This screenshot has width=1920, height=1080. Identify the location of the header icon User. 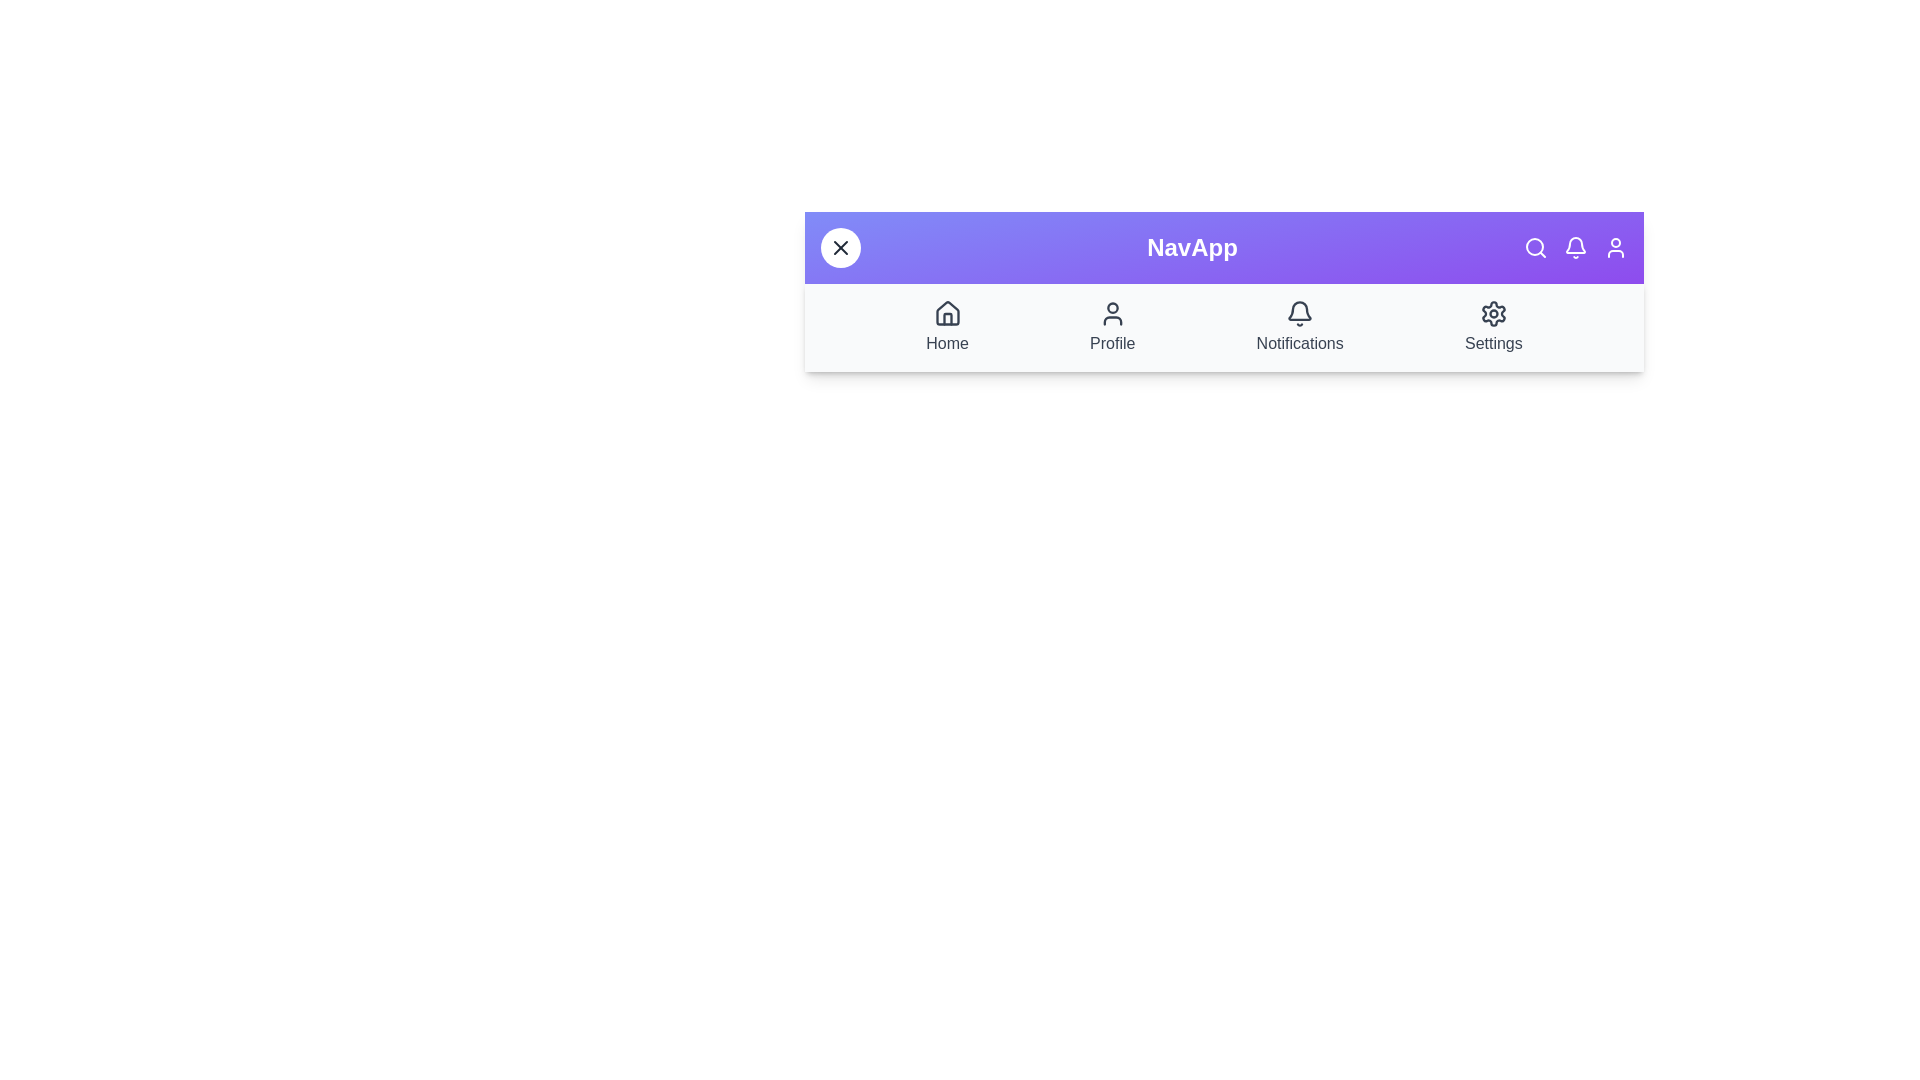
(1616, 246).